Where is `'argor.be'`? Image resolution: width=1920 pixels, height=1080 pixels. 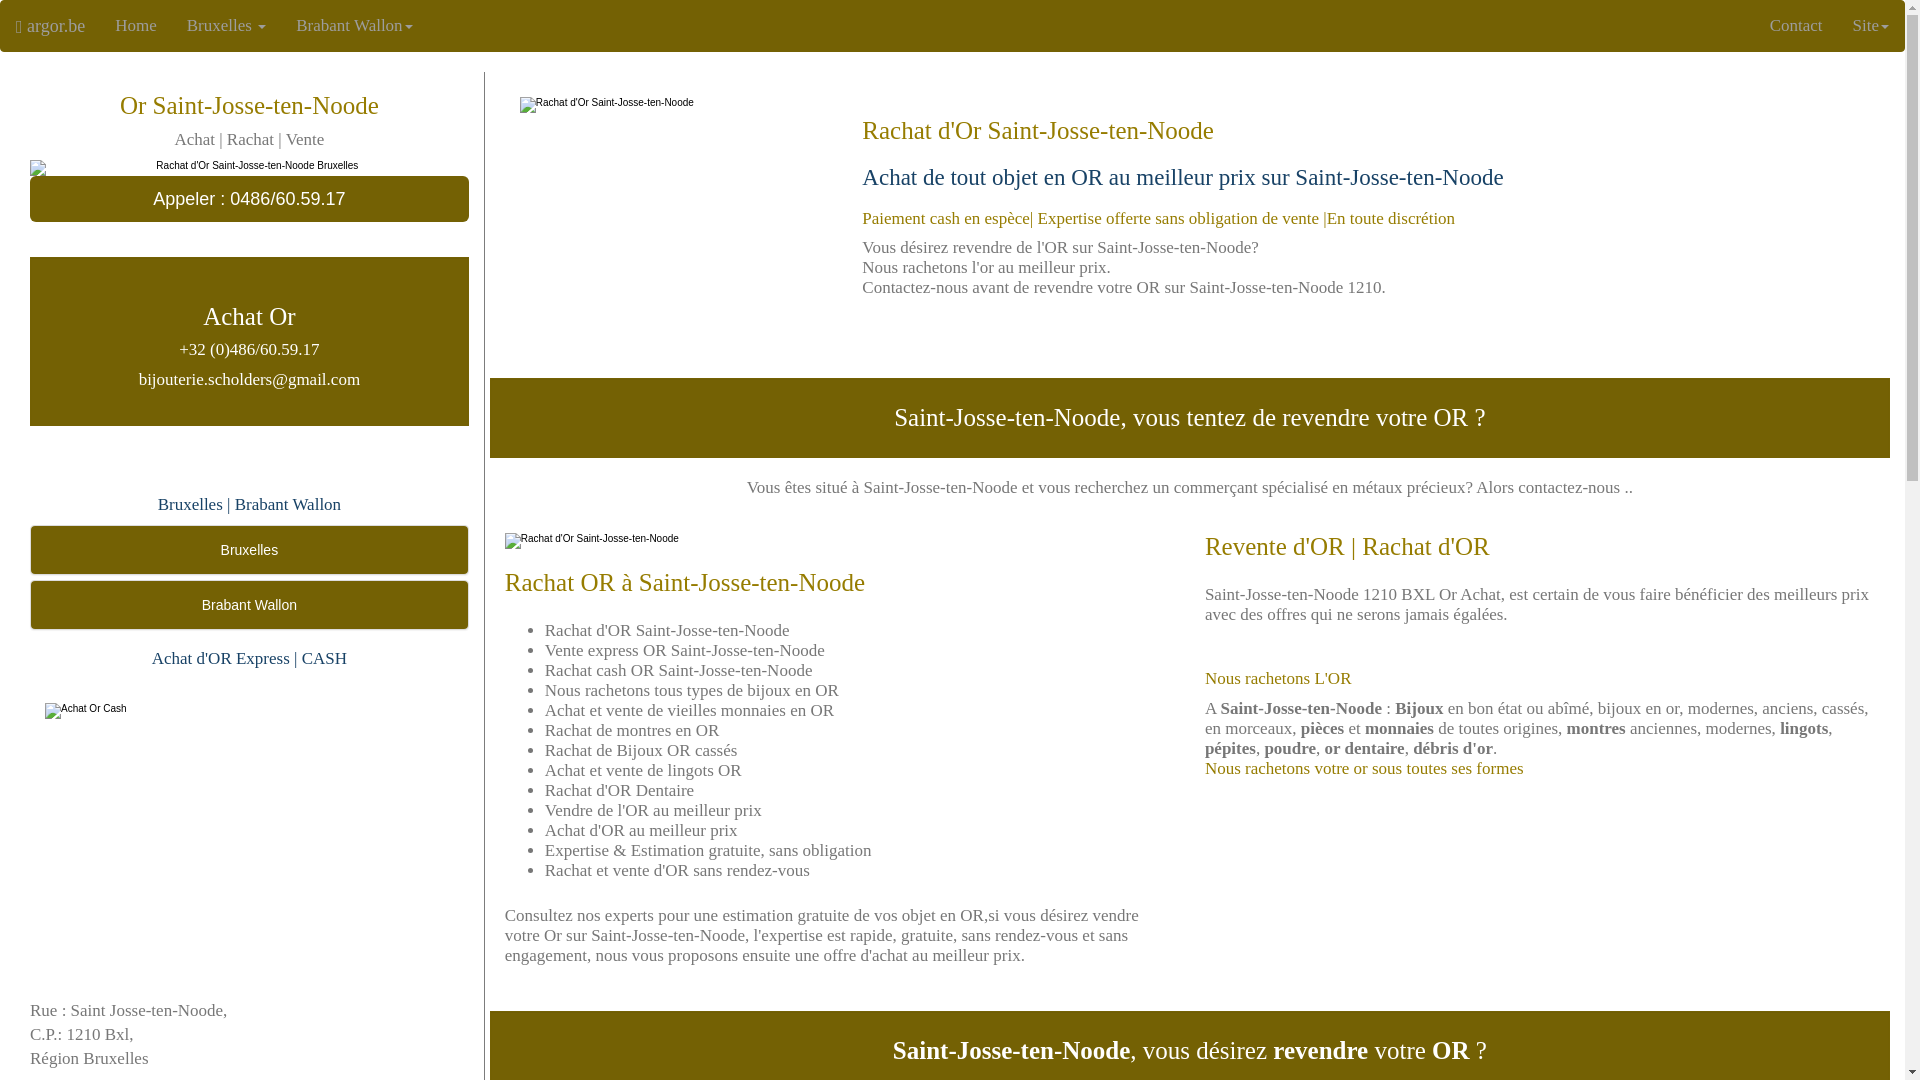
'argor.be' is located at coordinates (50, 26).